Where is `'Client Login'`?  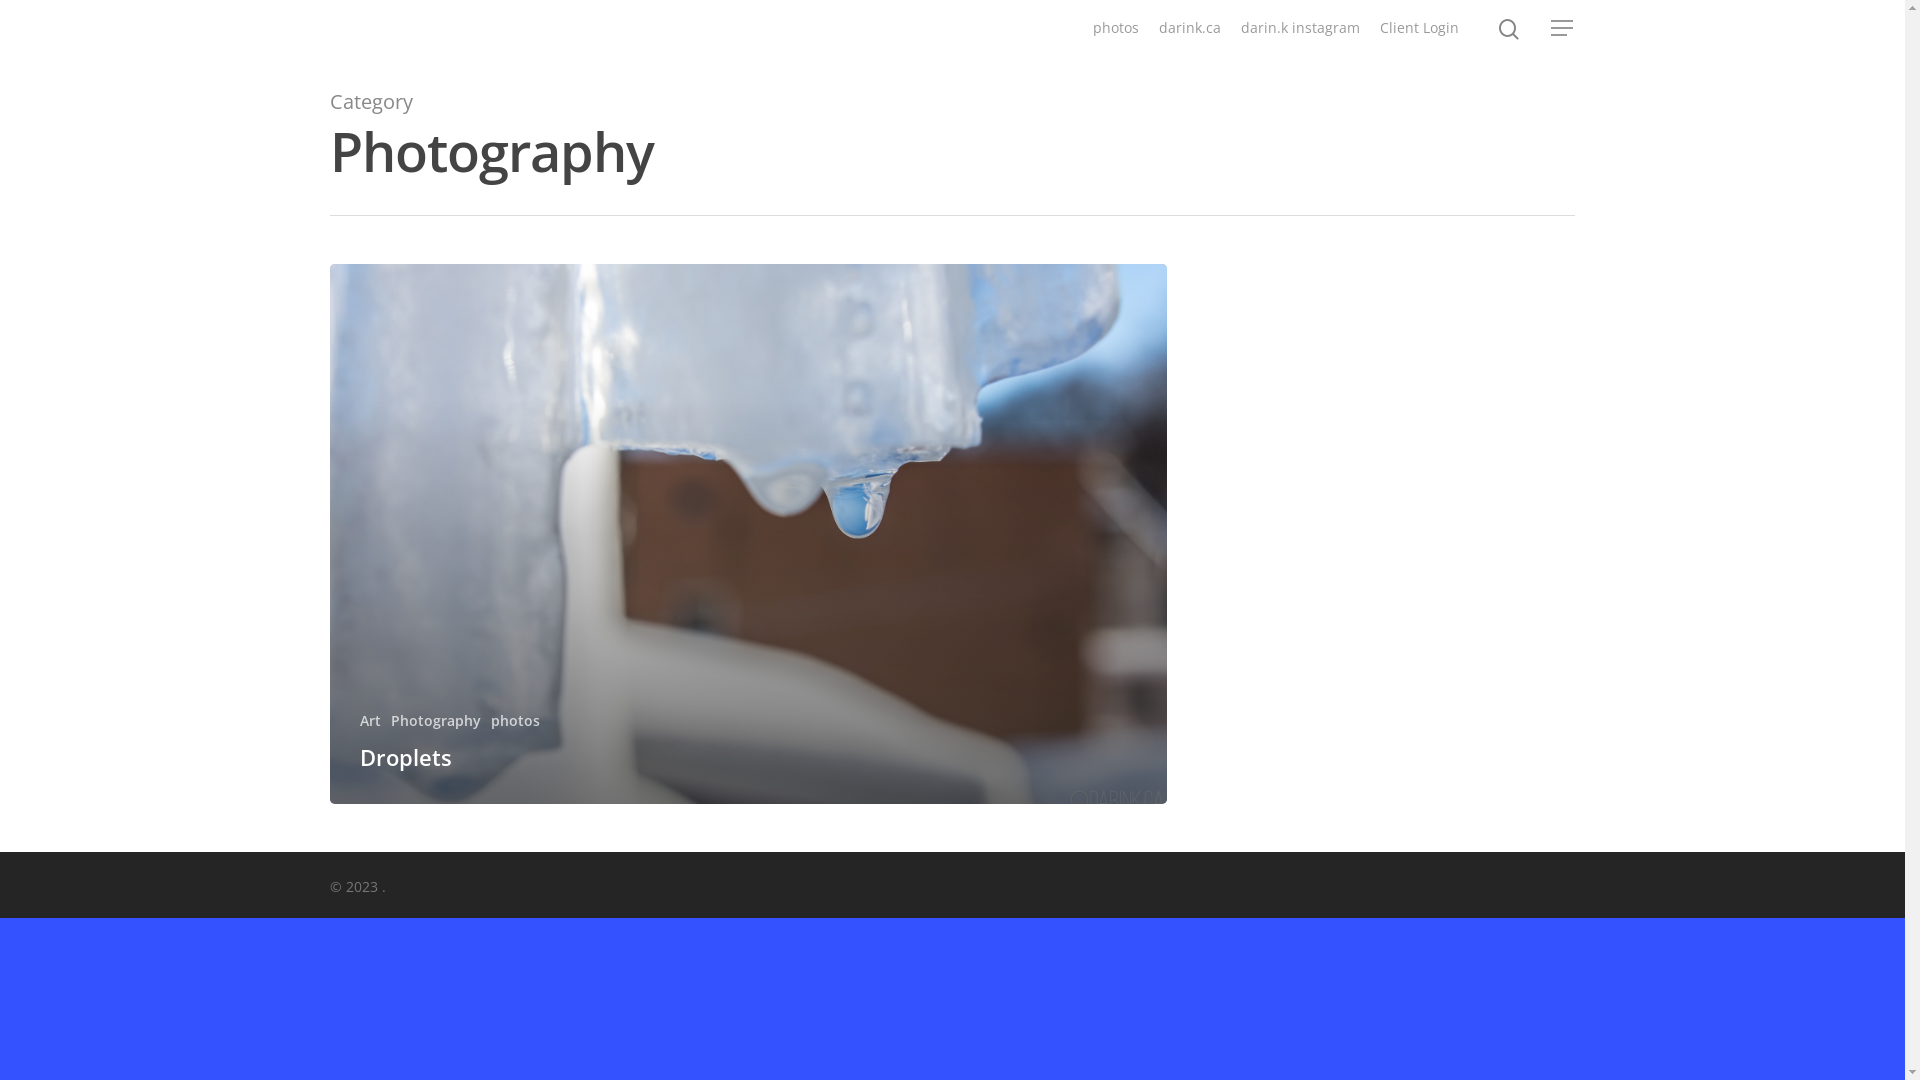 'Client Login' is located at coordinates (1379, 27).